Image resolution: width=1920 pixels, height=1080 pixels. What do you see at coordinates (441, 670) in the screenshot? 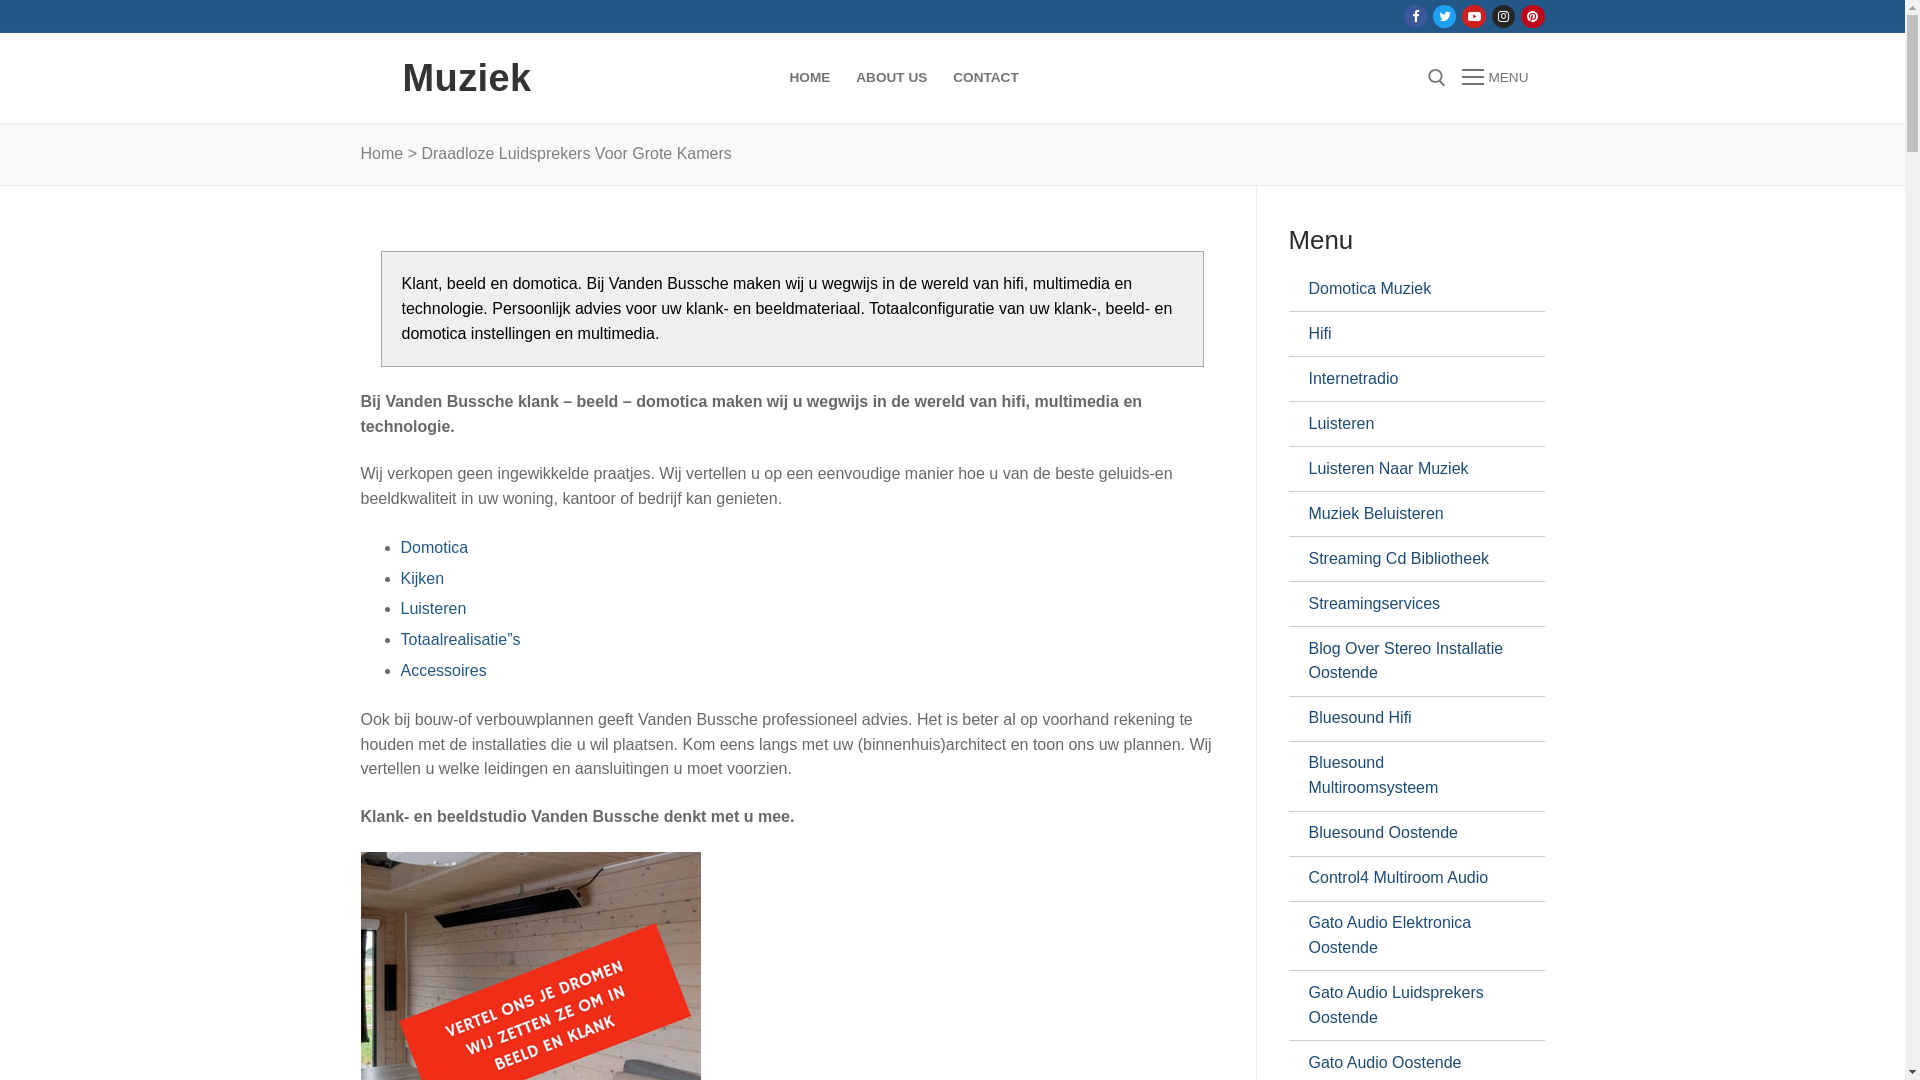
I see `'Accessoires'` at bounding box center [441, 670].